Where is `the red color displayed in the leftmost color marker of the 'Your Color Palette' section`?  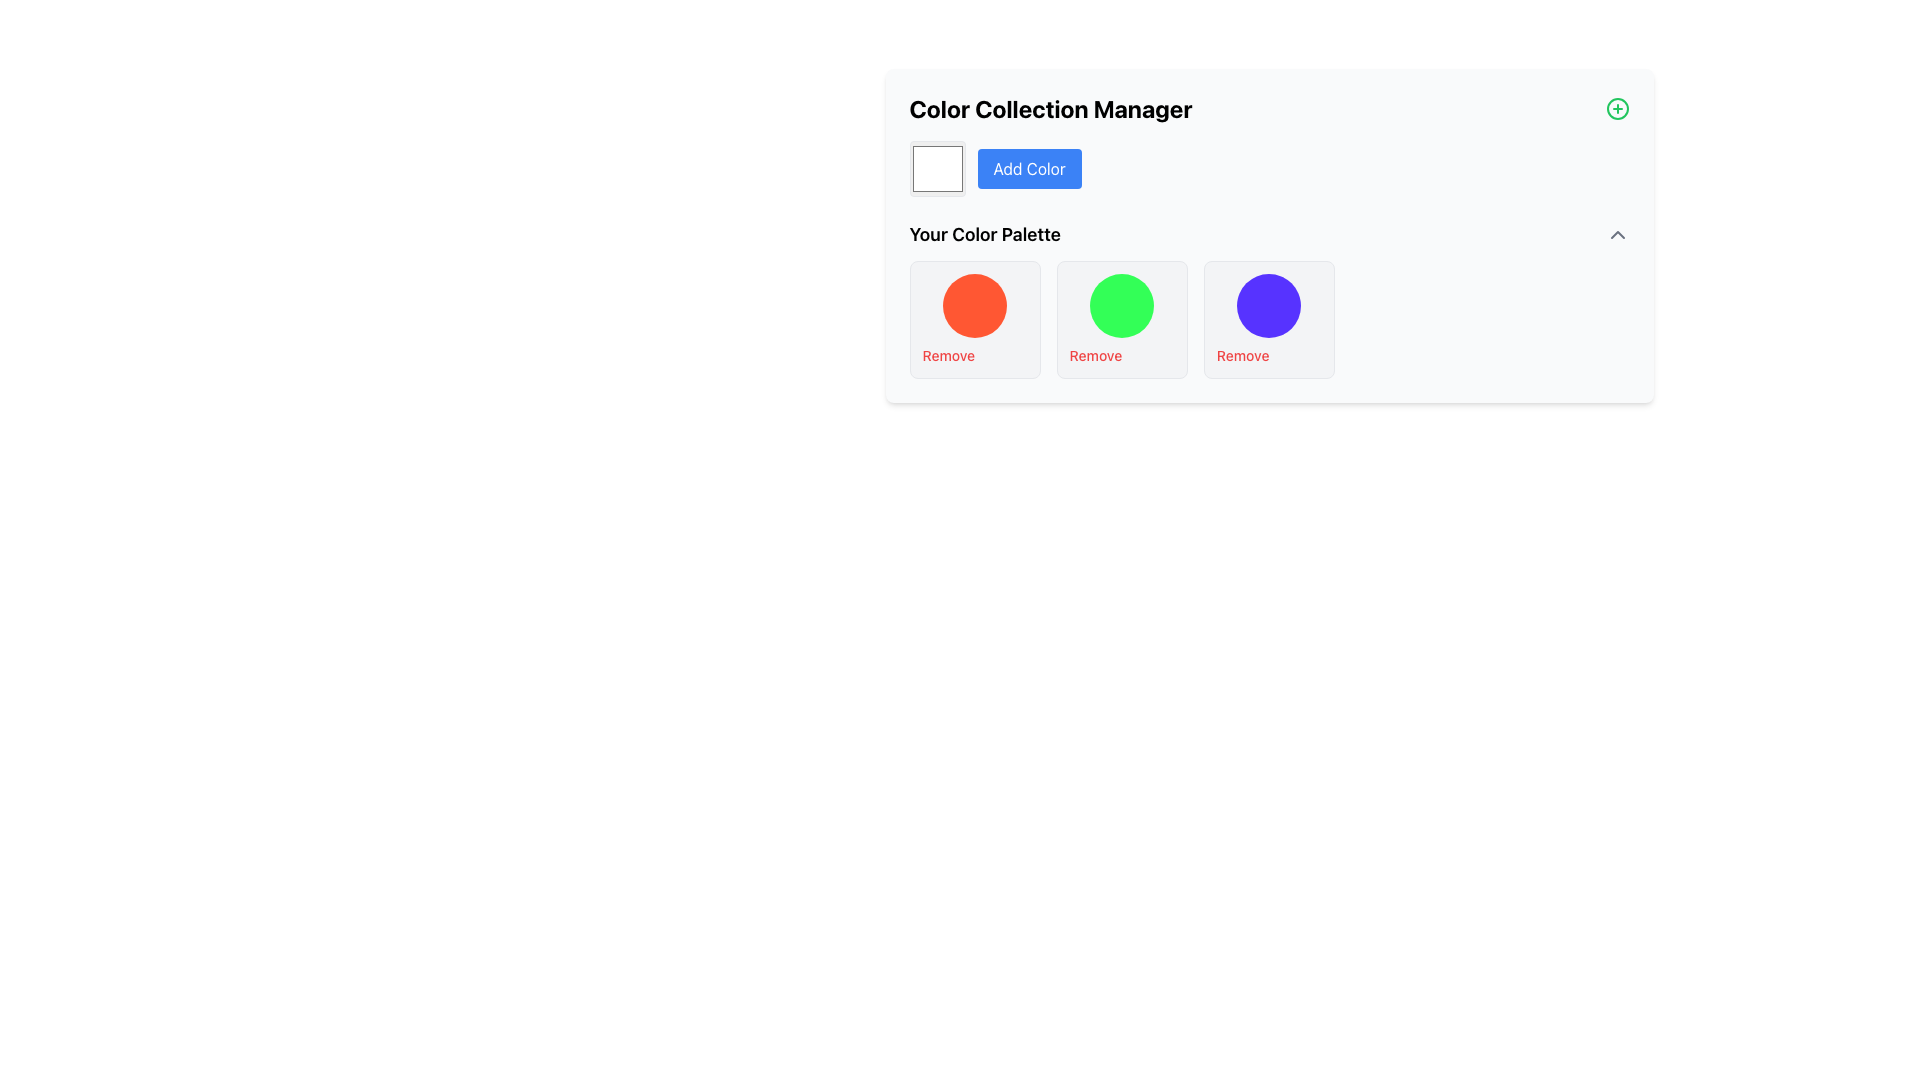 the red color displayed in the leftmost color marker of the 'Your Color Palette' section is located at coordinates (975, 305).